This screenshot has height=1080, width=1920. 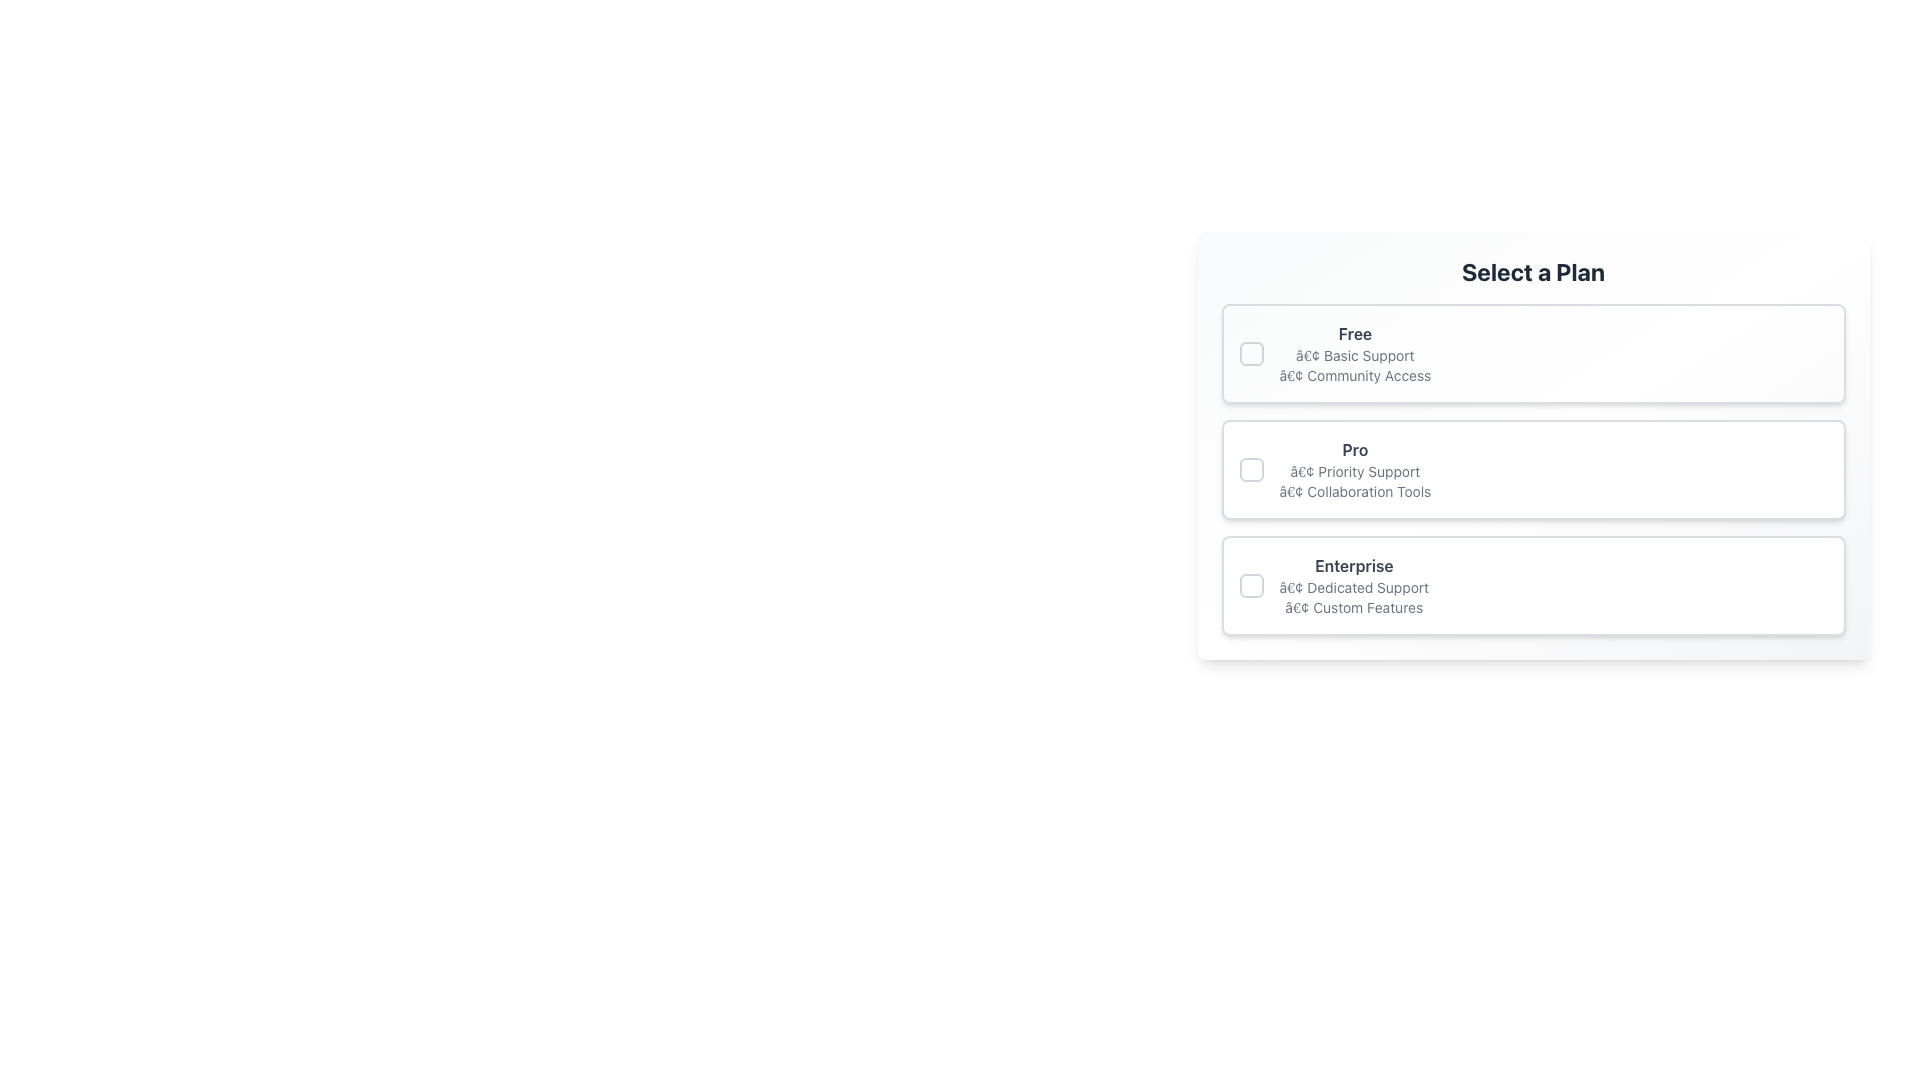 I want to click on the 'Pro' plan selectable option, so click(x=1532, y=470).